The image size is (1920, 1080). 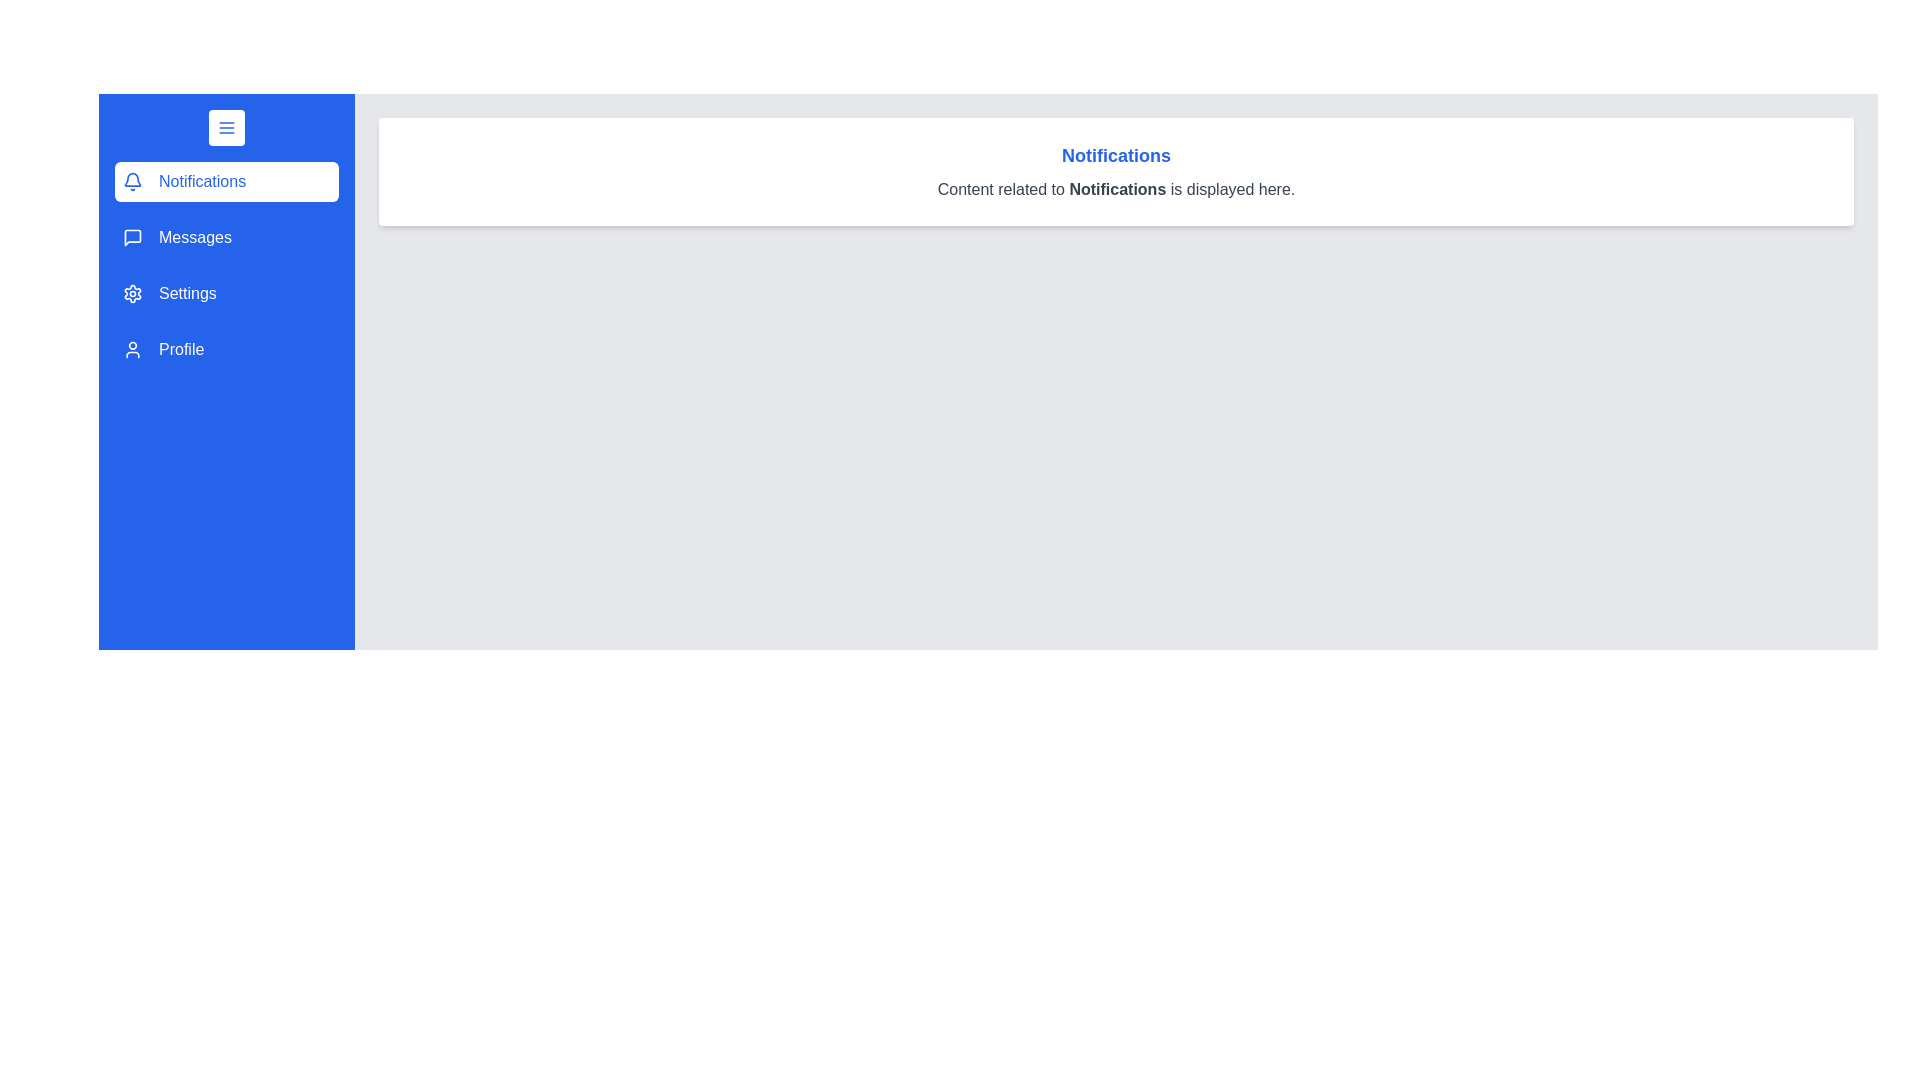 I want to click on the menu section labeled Profile, so click(x=226, y=349).